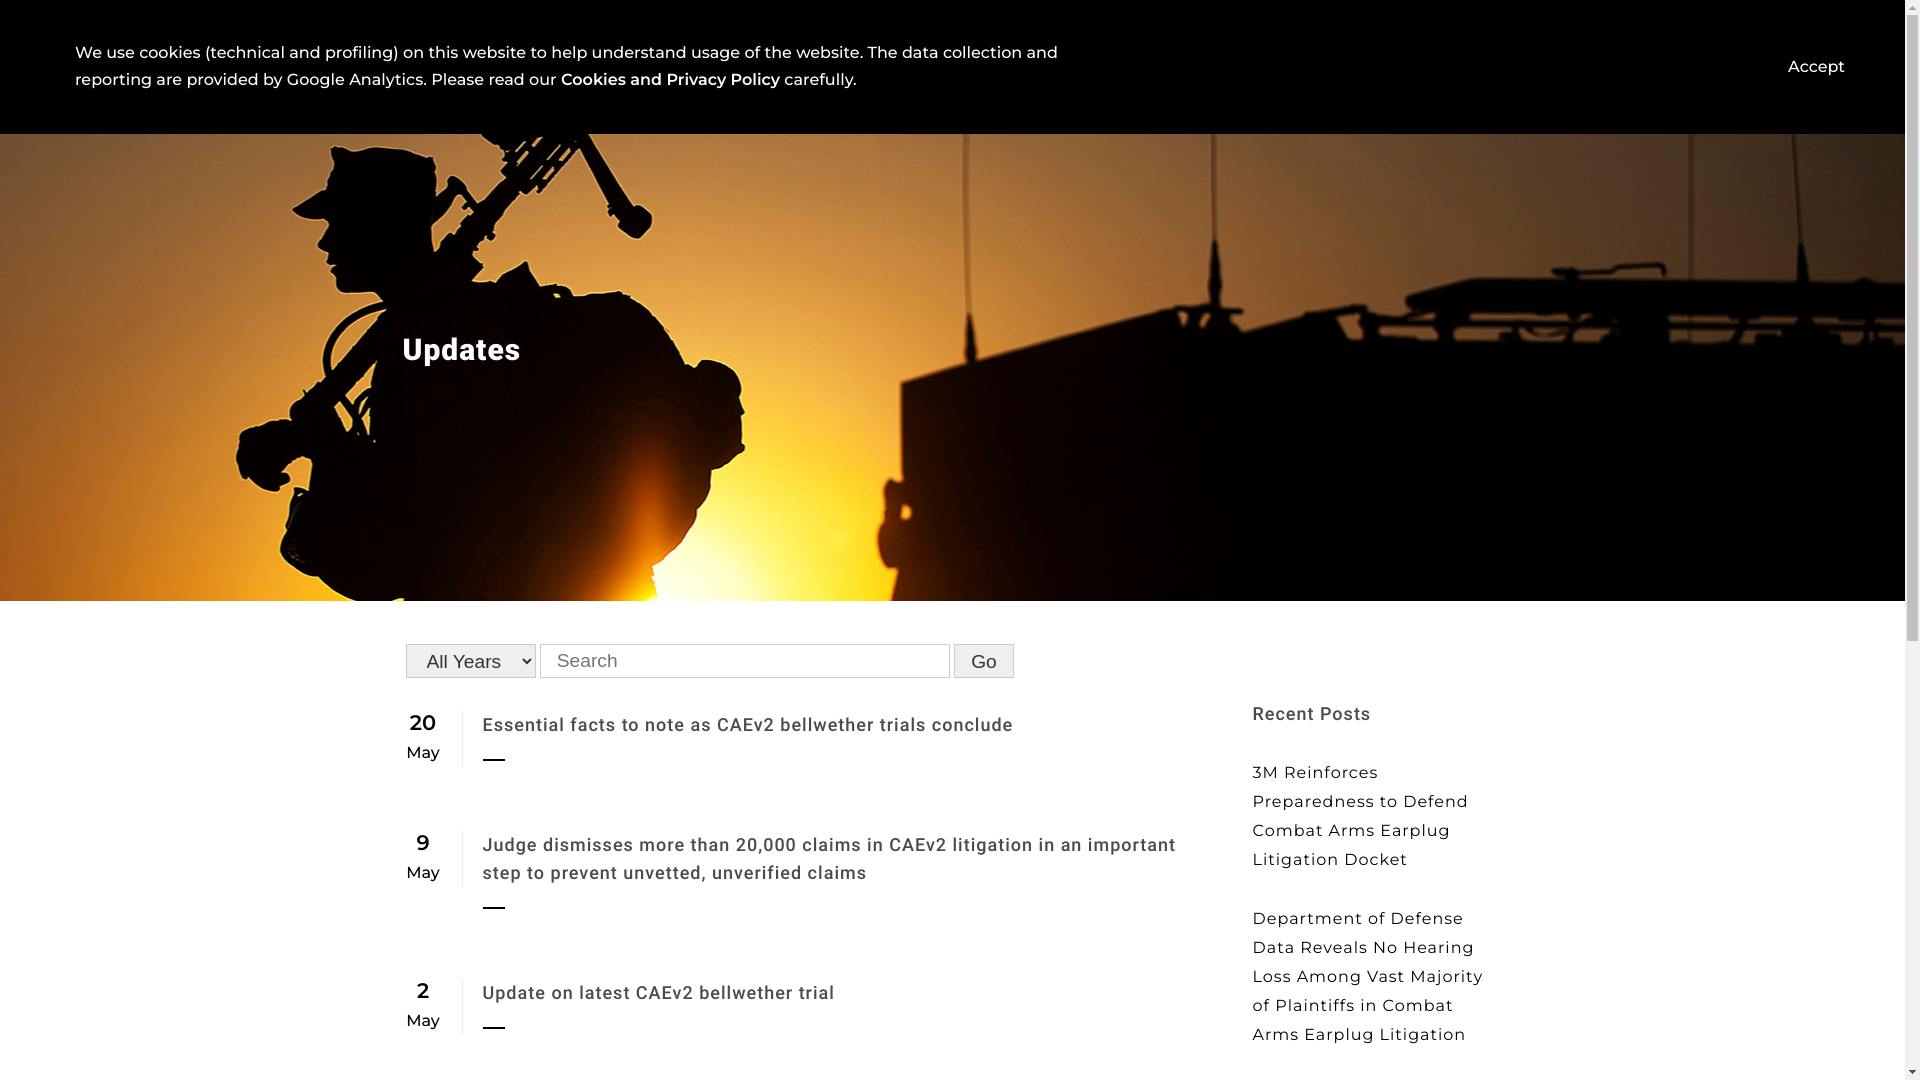 This screenshot has height=1080, width=1920. Describe the element at coordinates (983, 660) in the screenshot. I see `'Go'` at that location.